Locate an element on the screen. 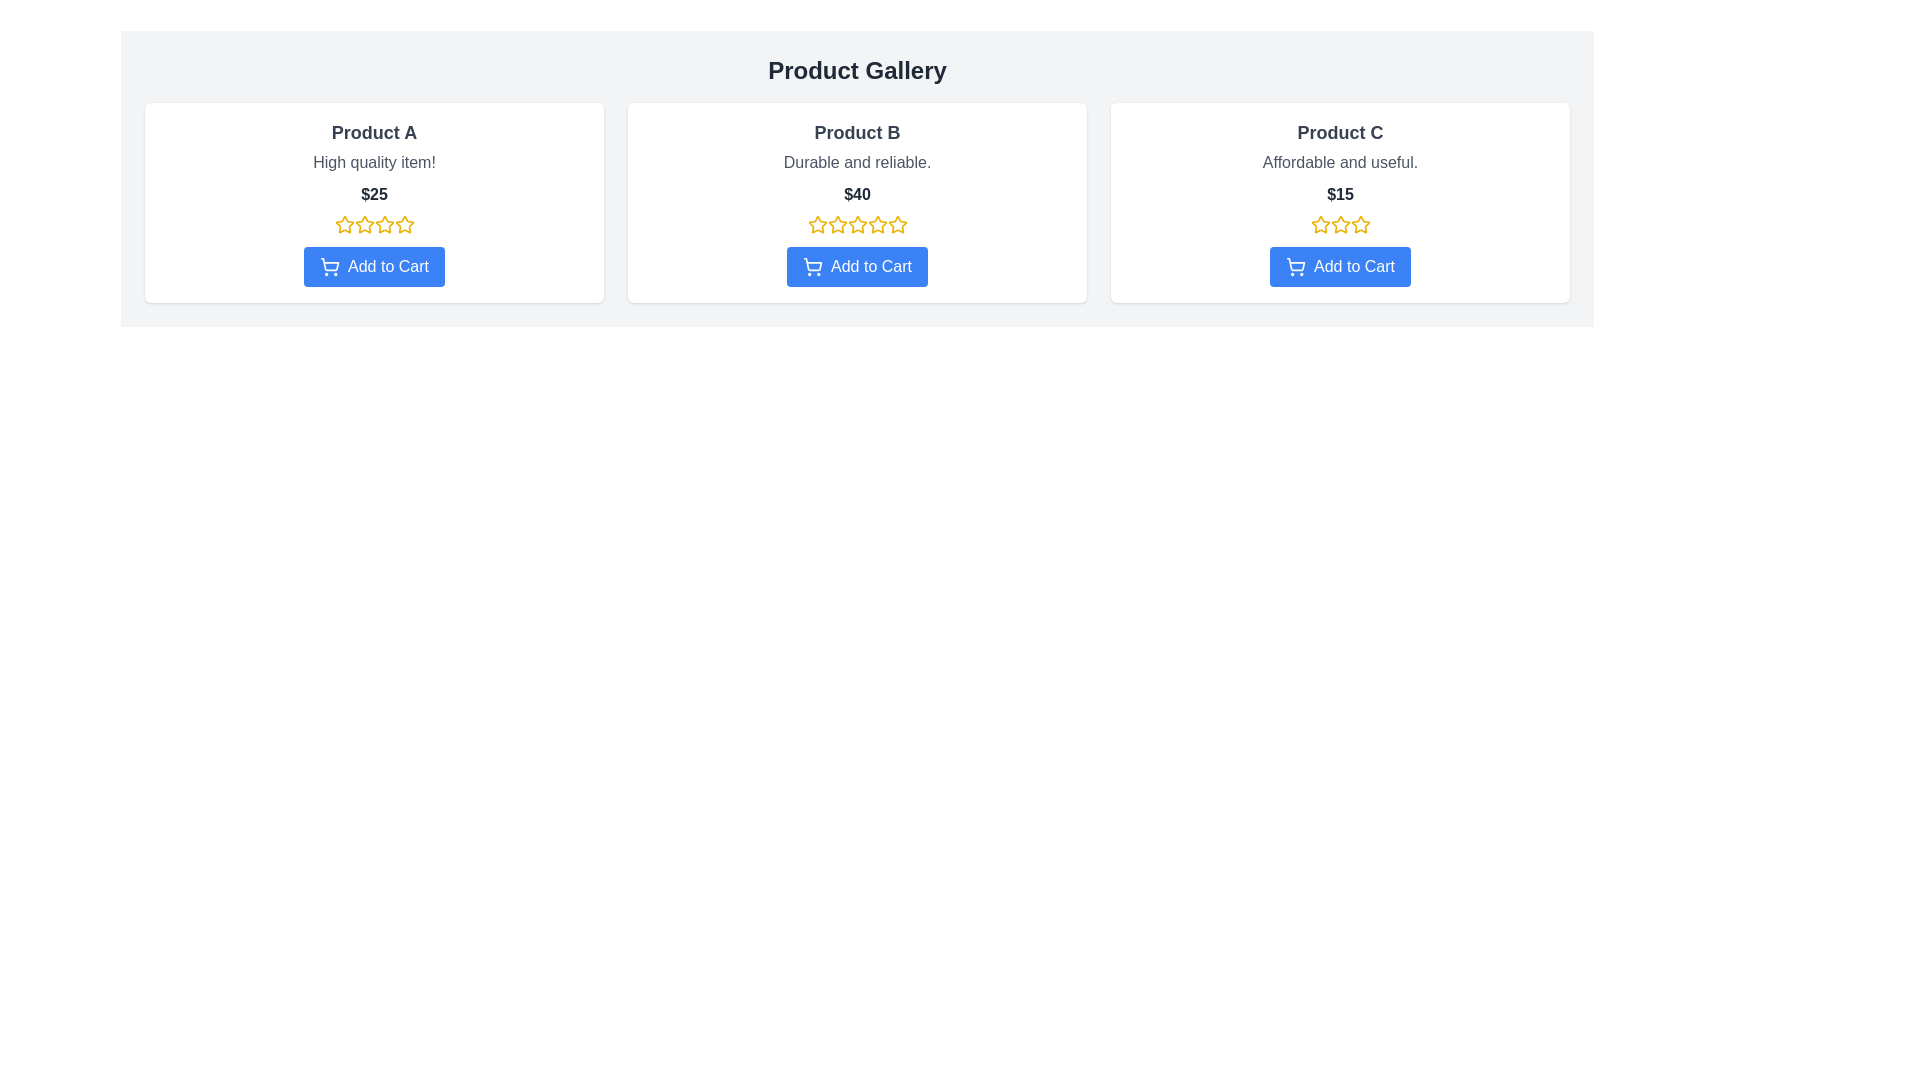  the shopping cart icon located in the top-left part of the 'Add to Cart' button on the card for 'Product A' is located at coordinates (330, 265).